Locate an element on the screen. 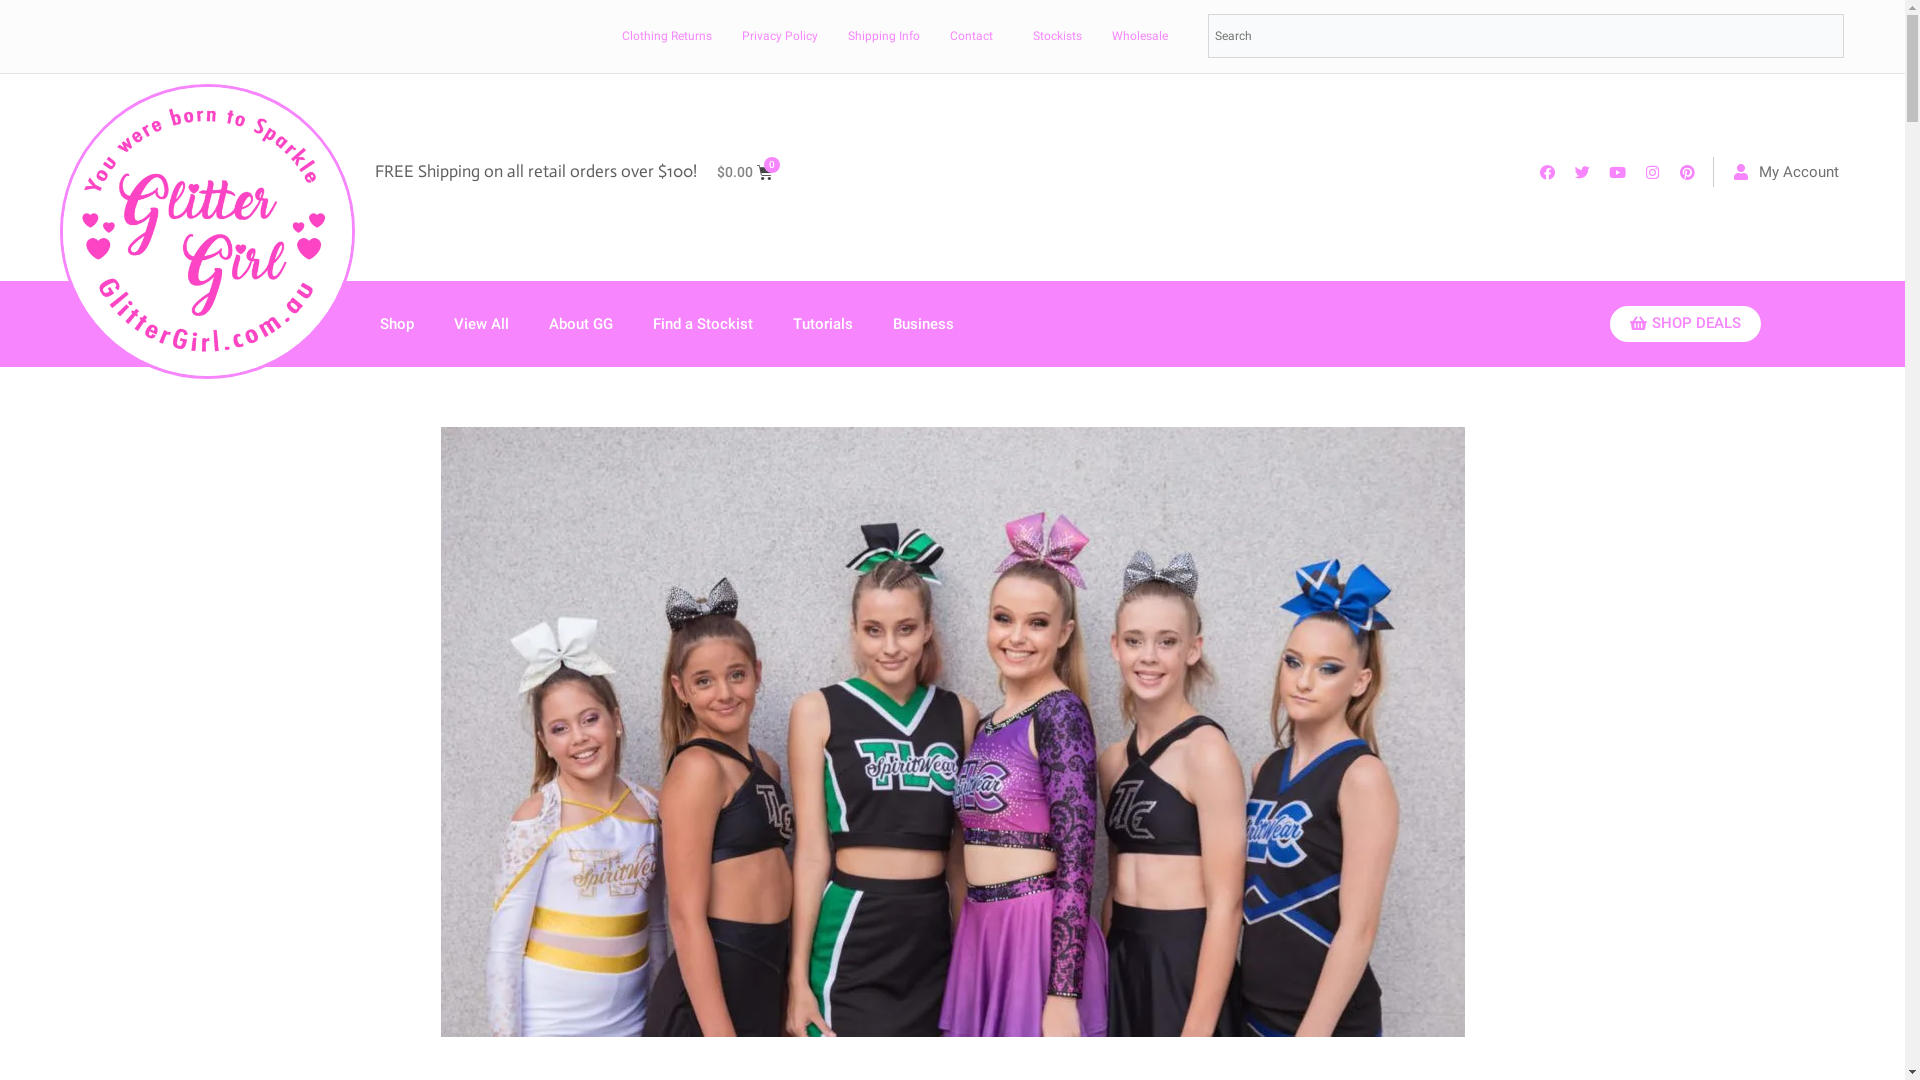 The width and height of the screenshot is (1920, 1080). 'Contact' is located at coordinates (971, 35).